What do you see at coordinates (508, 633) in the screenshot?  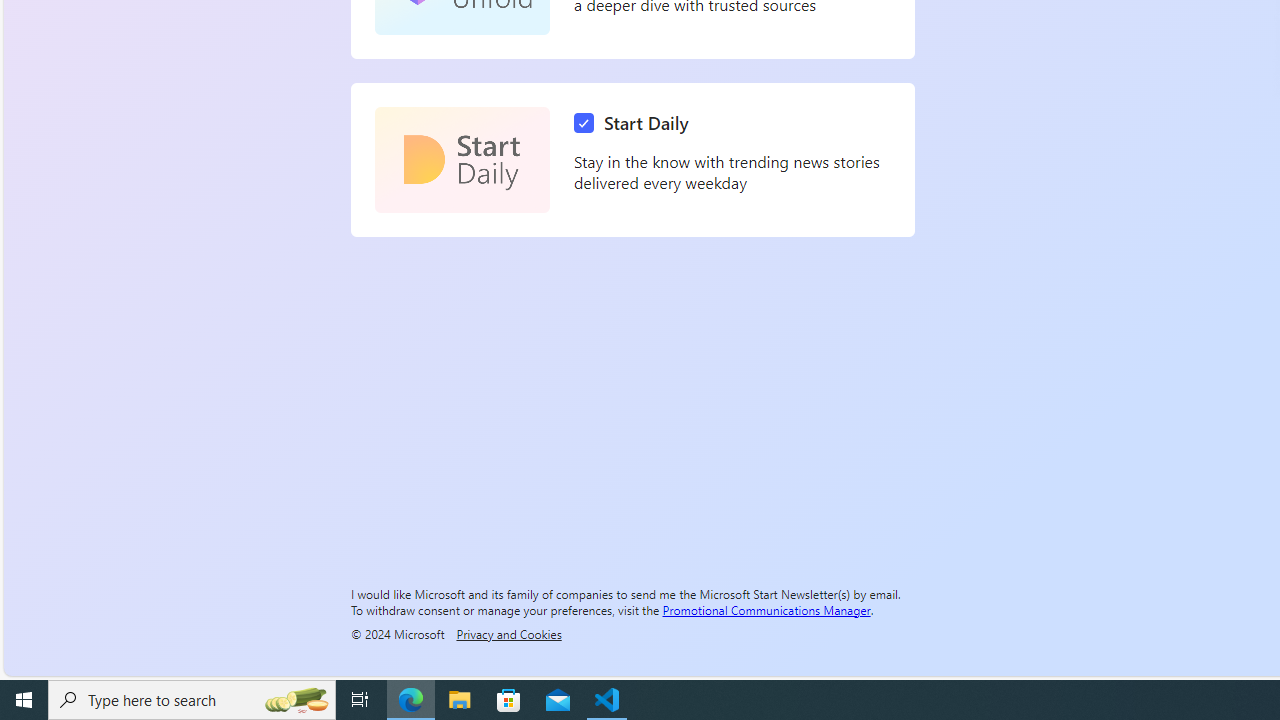 I see `'Privacy and Cookies'` at bounding box center [508, 633].